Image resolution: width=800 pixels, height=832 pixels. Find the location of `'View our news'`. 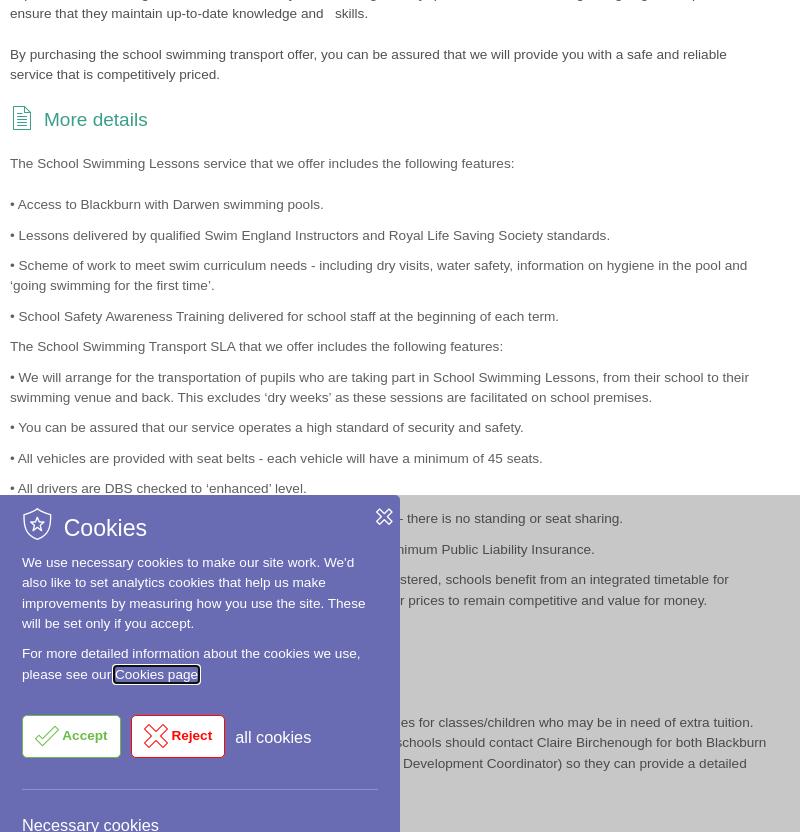

'View our news' is located at coordinates (106, 368).